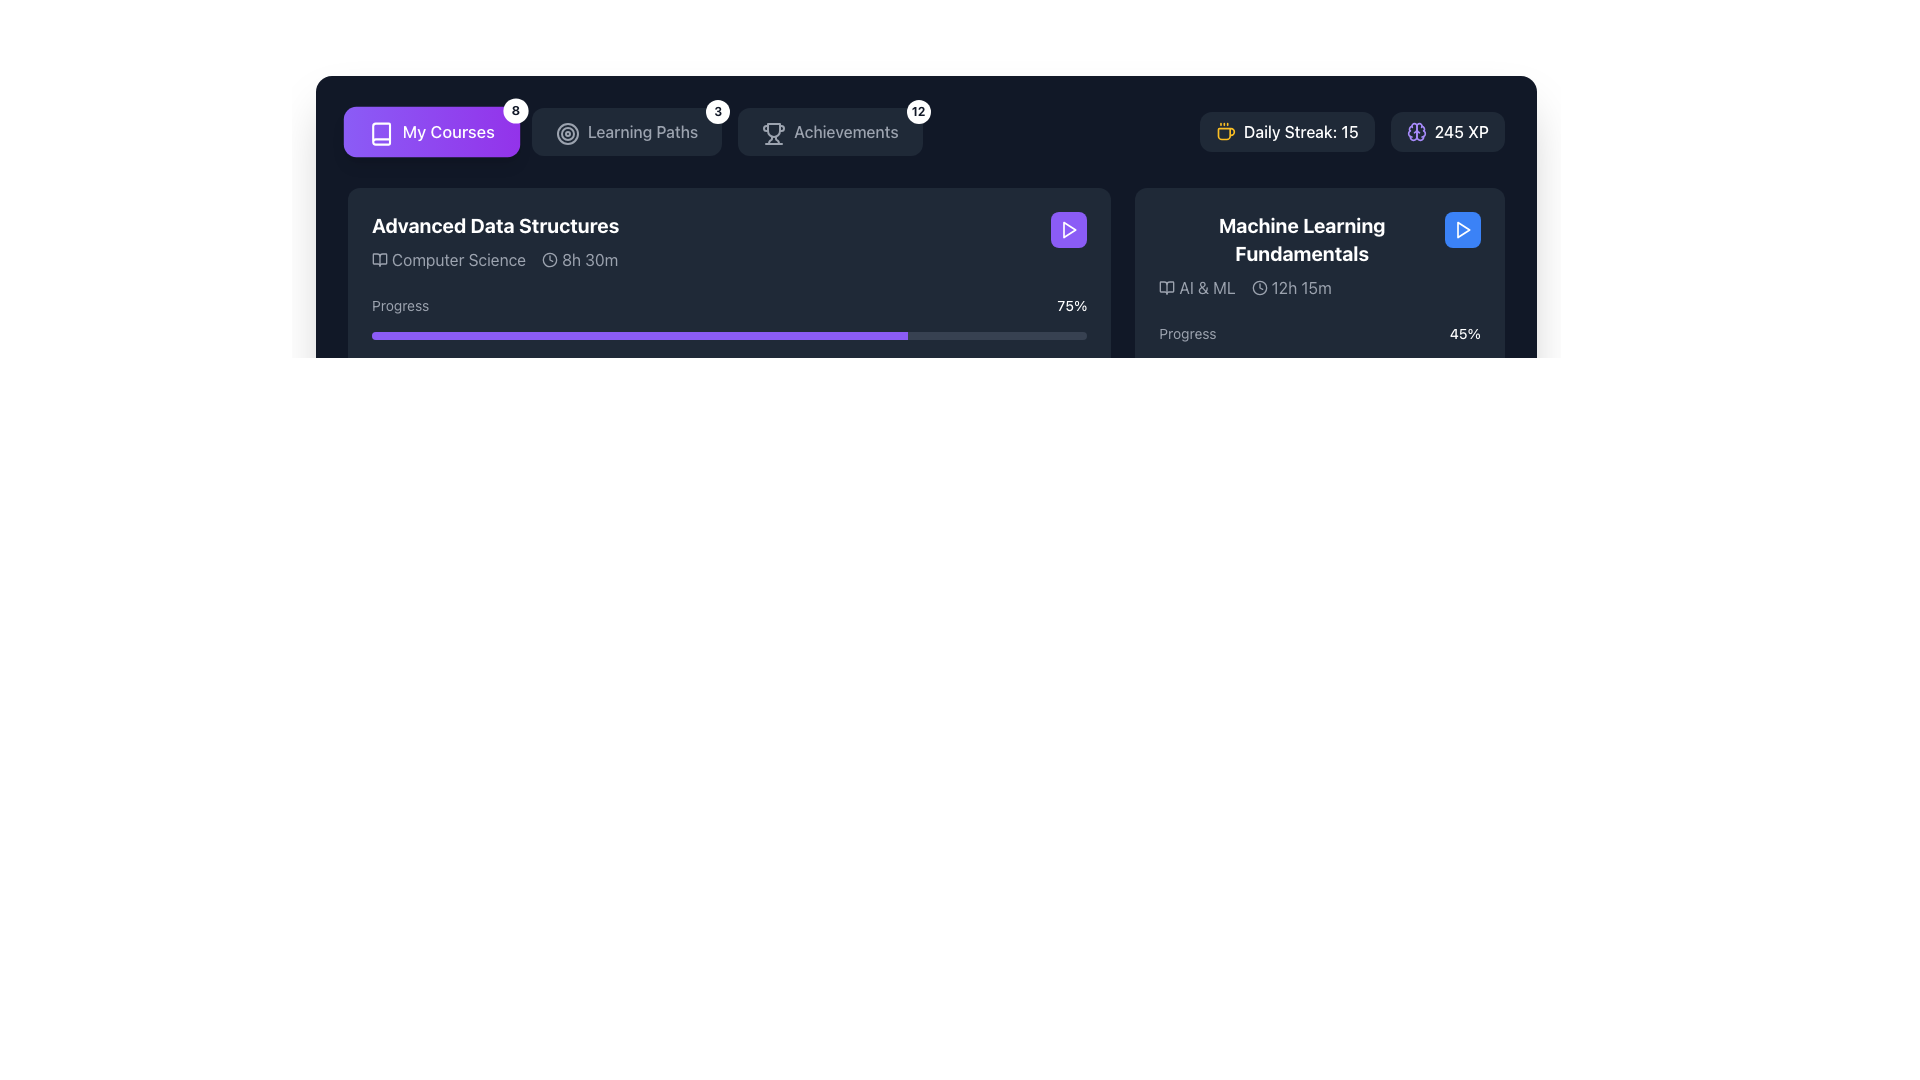 The height and width of the screenshot is (1080, 1920). Describe the element at coordinates (1301, 288) in the screenshot. I see `the text label displaying '12h 15m' in the 'Machine Learning Fundamentals' area, which is styled in white over a dark background` at that location.